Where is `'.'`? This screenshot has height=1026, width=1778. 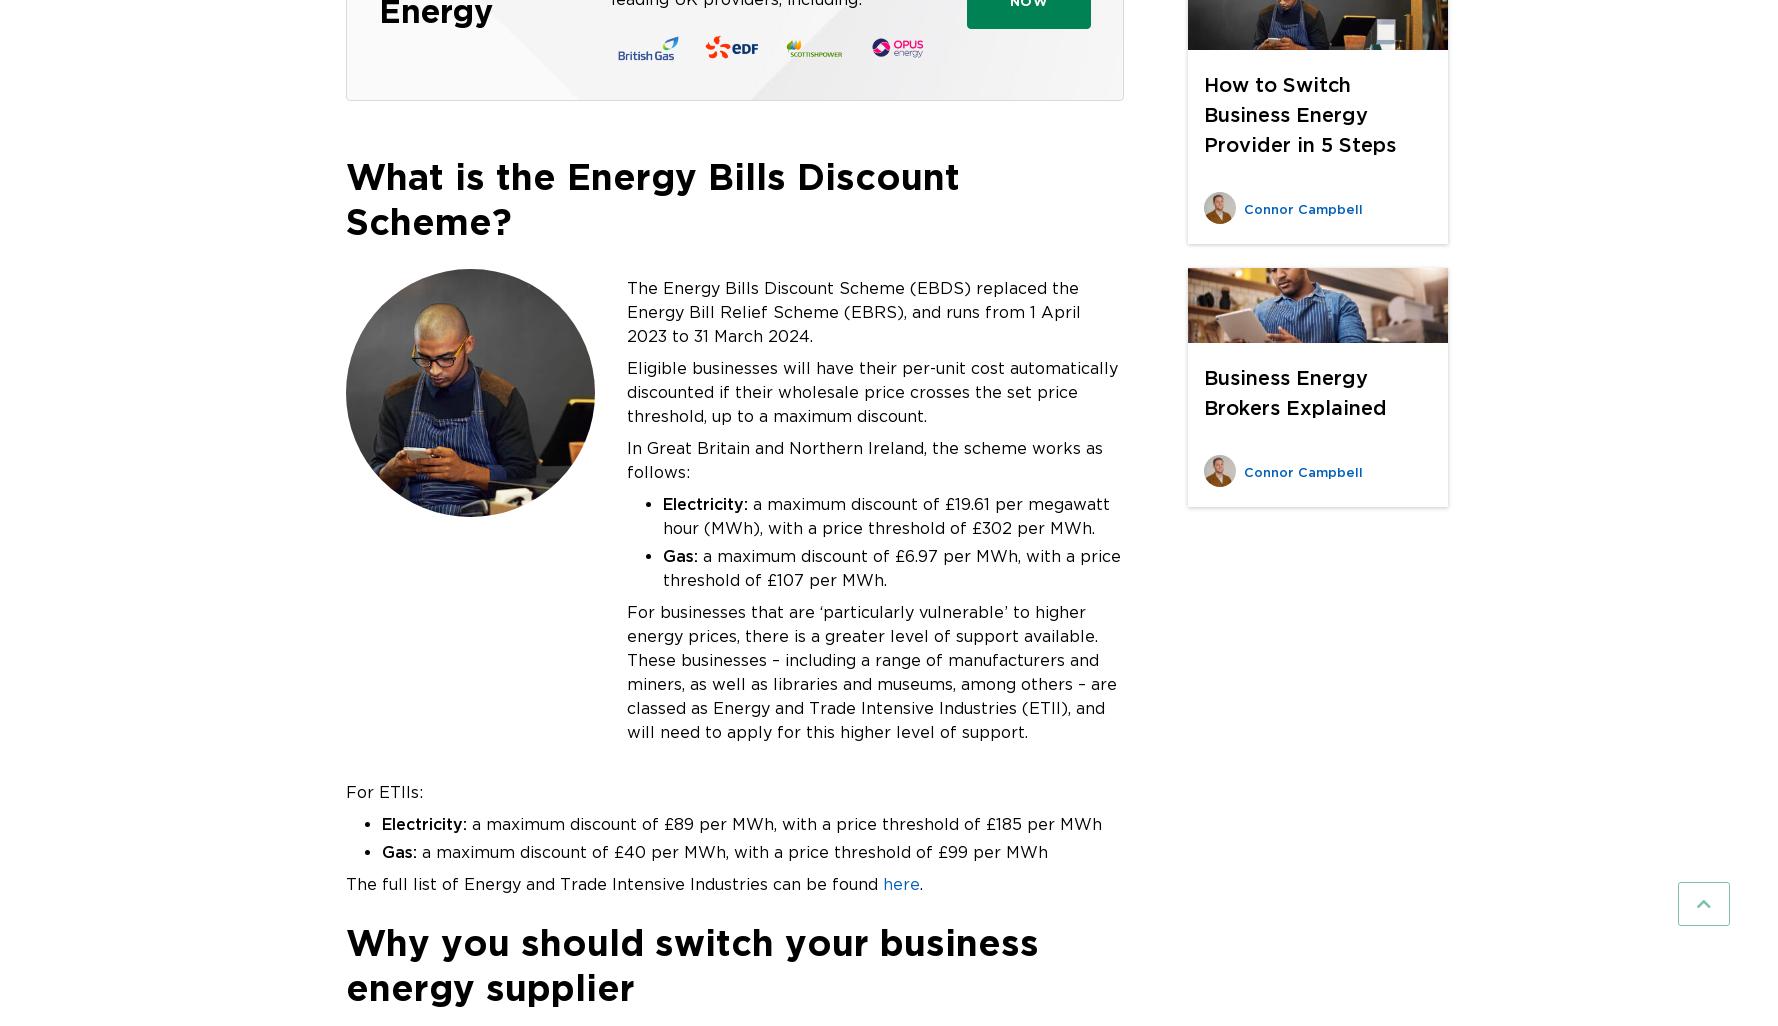
'.' is located at coordinates (921, 882).